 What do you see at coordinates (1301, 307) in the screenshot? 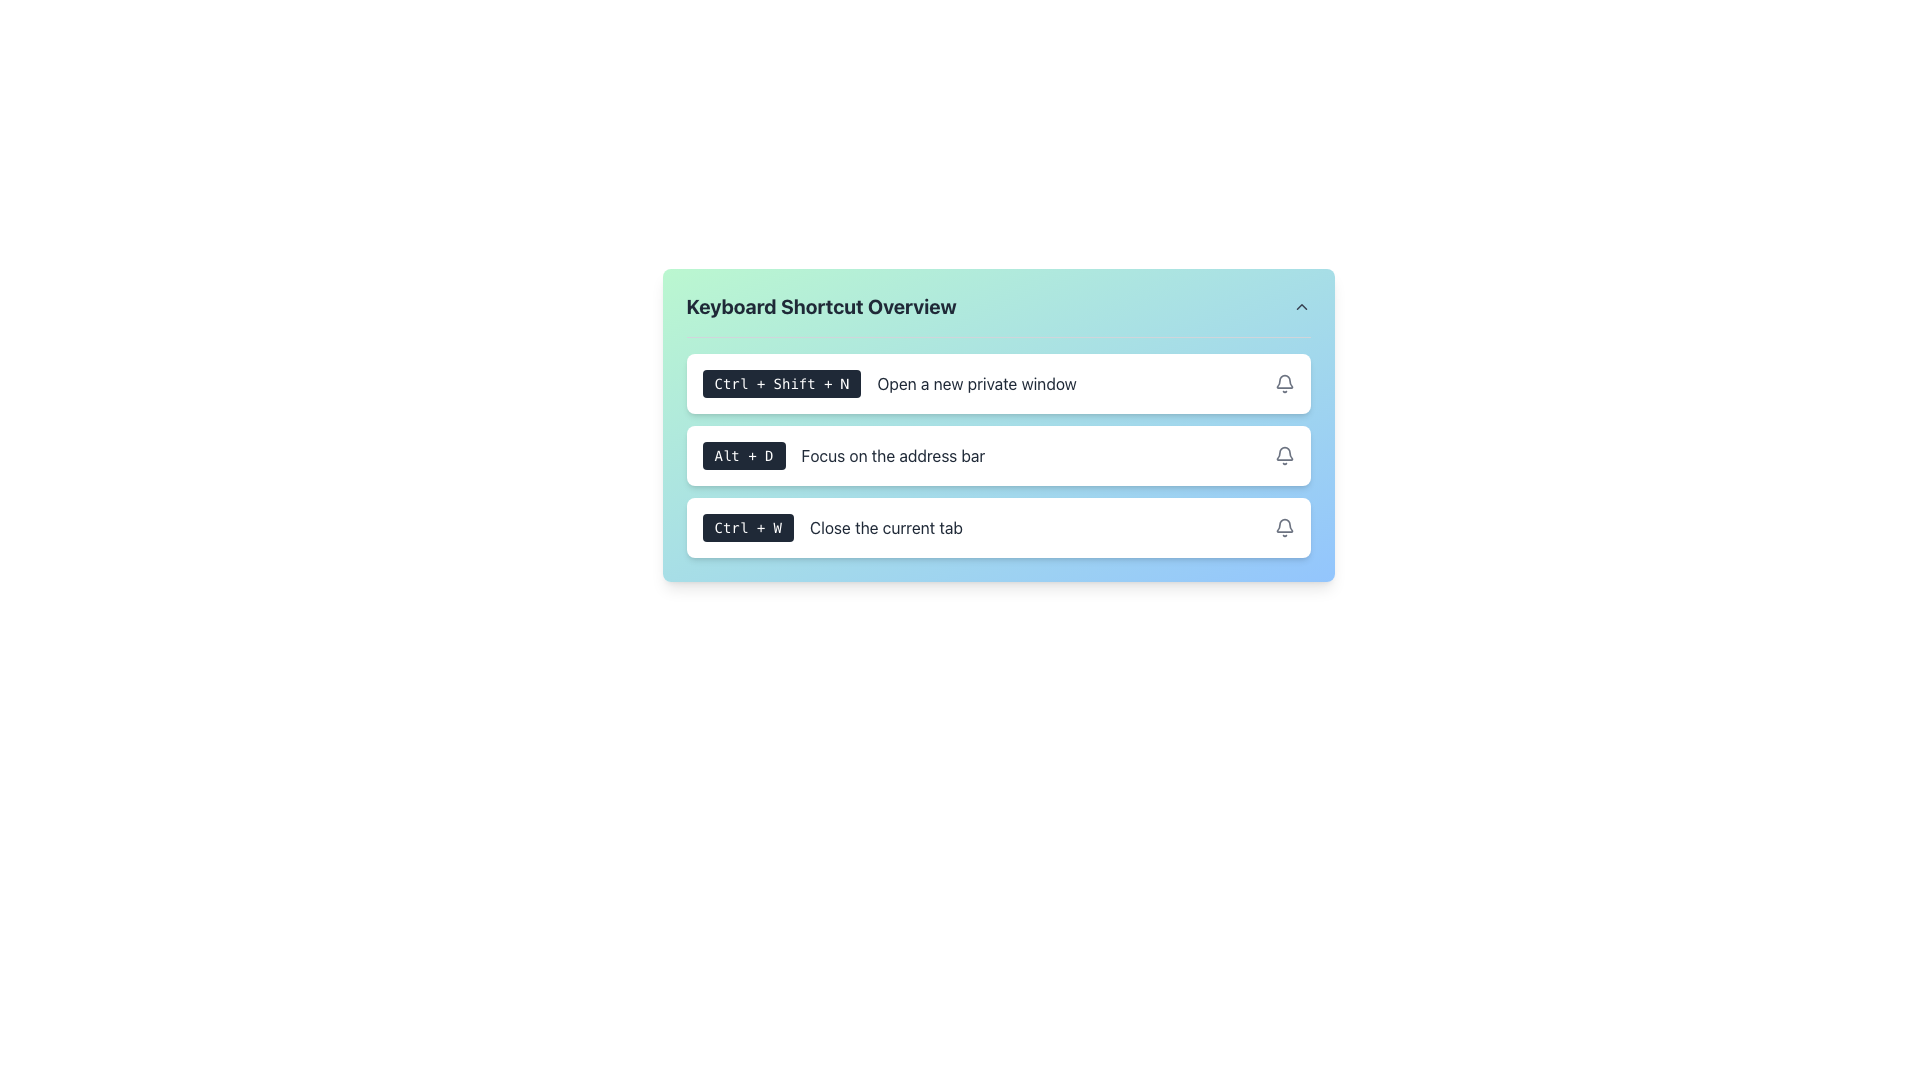
I see `the upward-facing chevron icon button located` at bounding box center [1301, 307].